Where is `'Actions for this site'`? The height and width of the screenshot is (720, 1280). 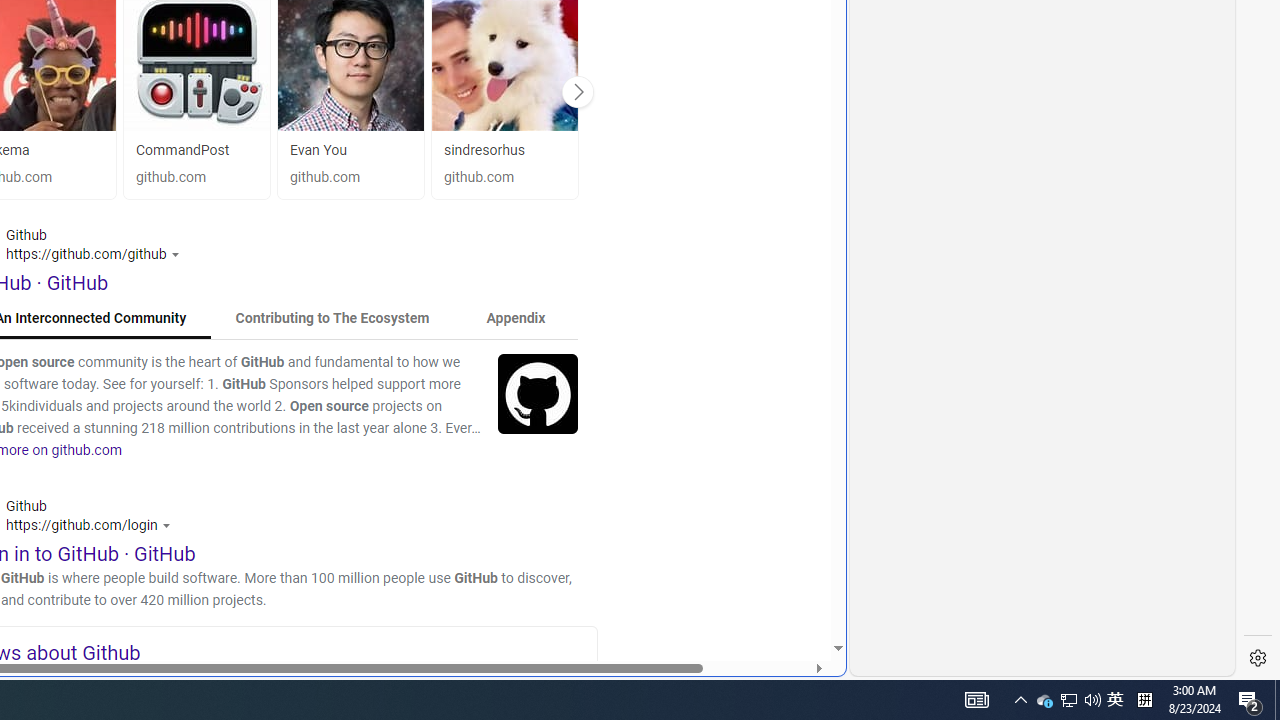 'Actions for this site' is located at coordinates (168, 524).